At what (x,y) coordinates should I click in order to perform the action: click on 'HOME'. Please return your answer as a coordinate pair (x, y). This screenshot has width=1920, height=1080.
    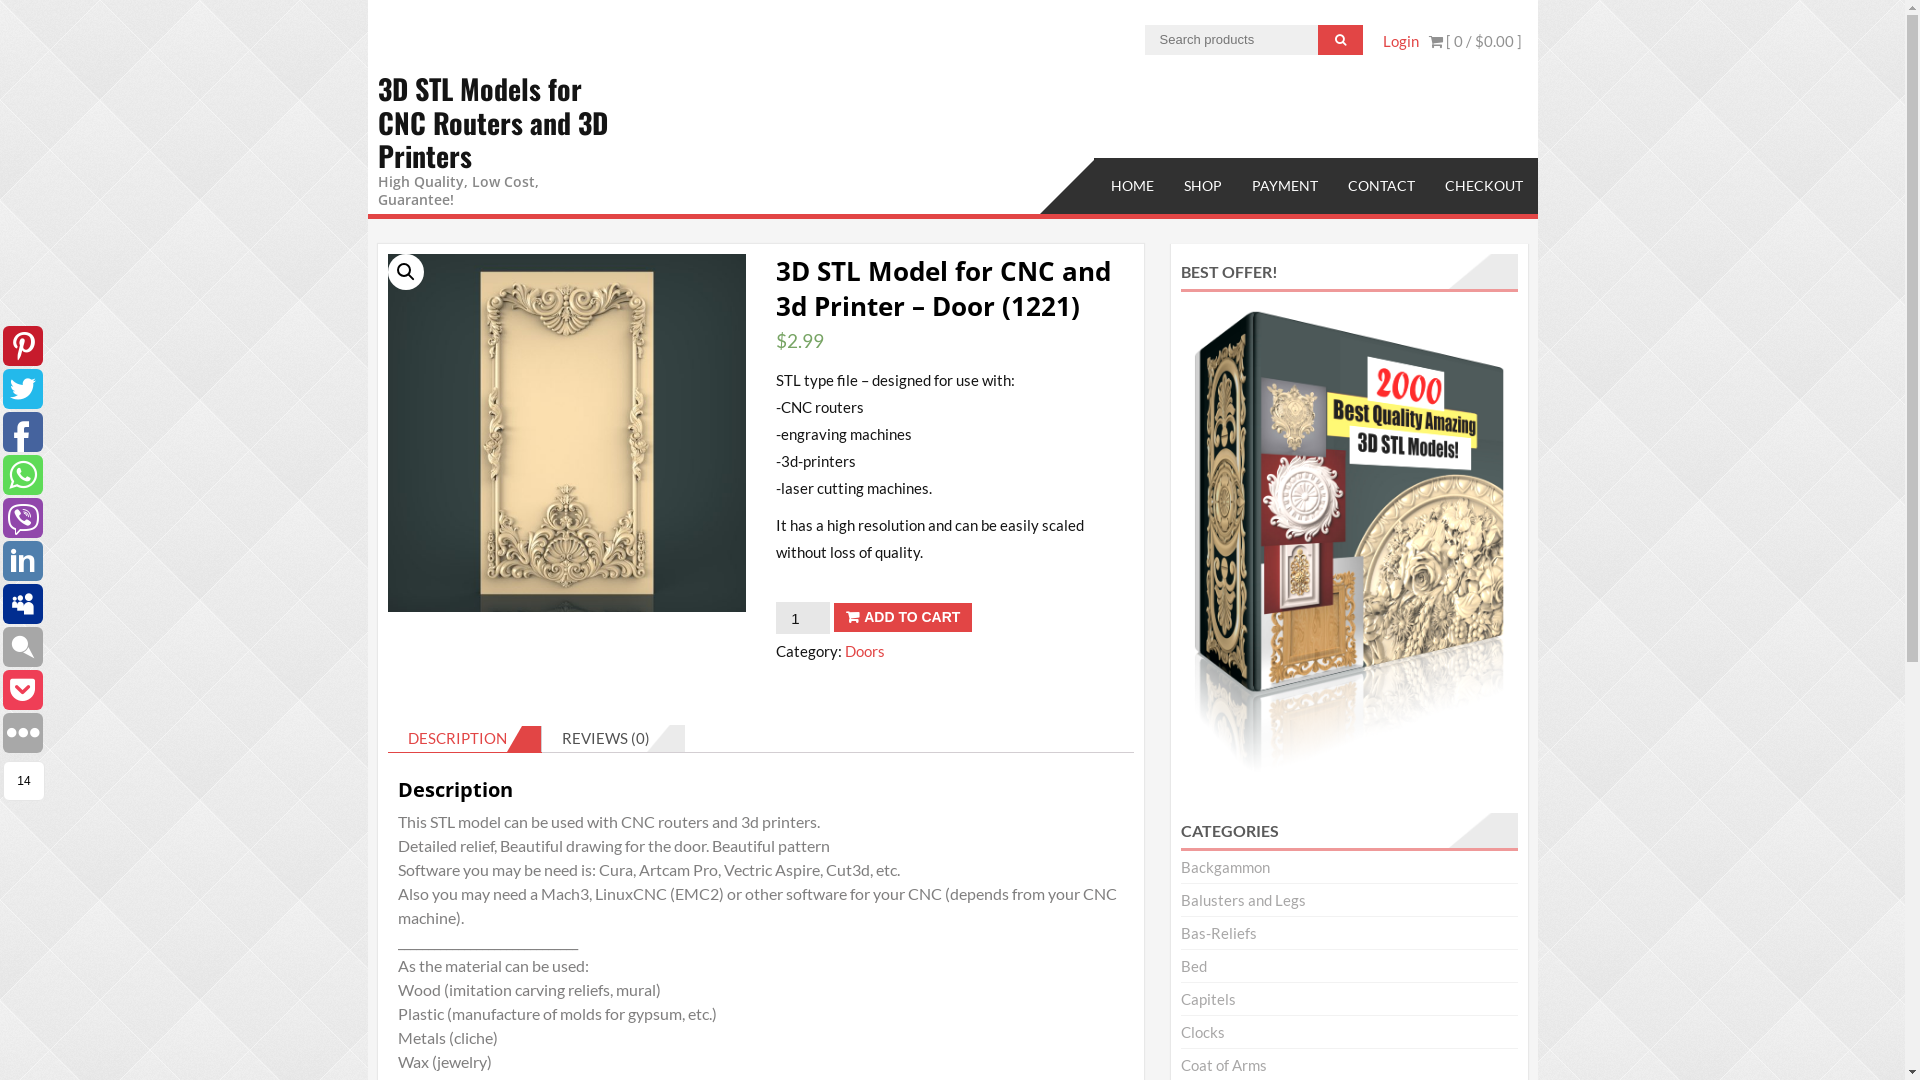
    Looking at the image, I should click on (1132, 185).